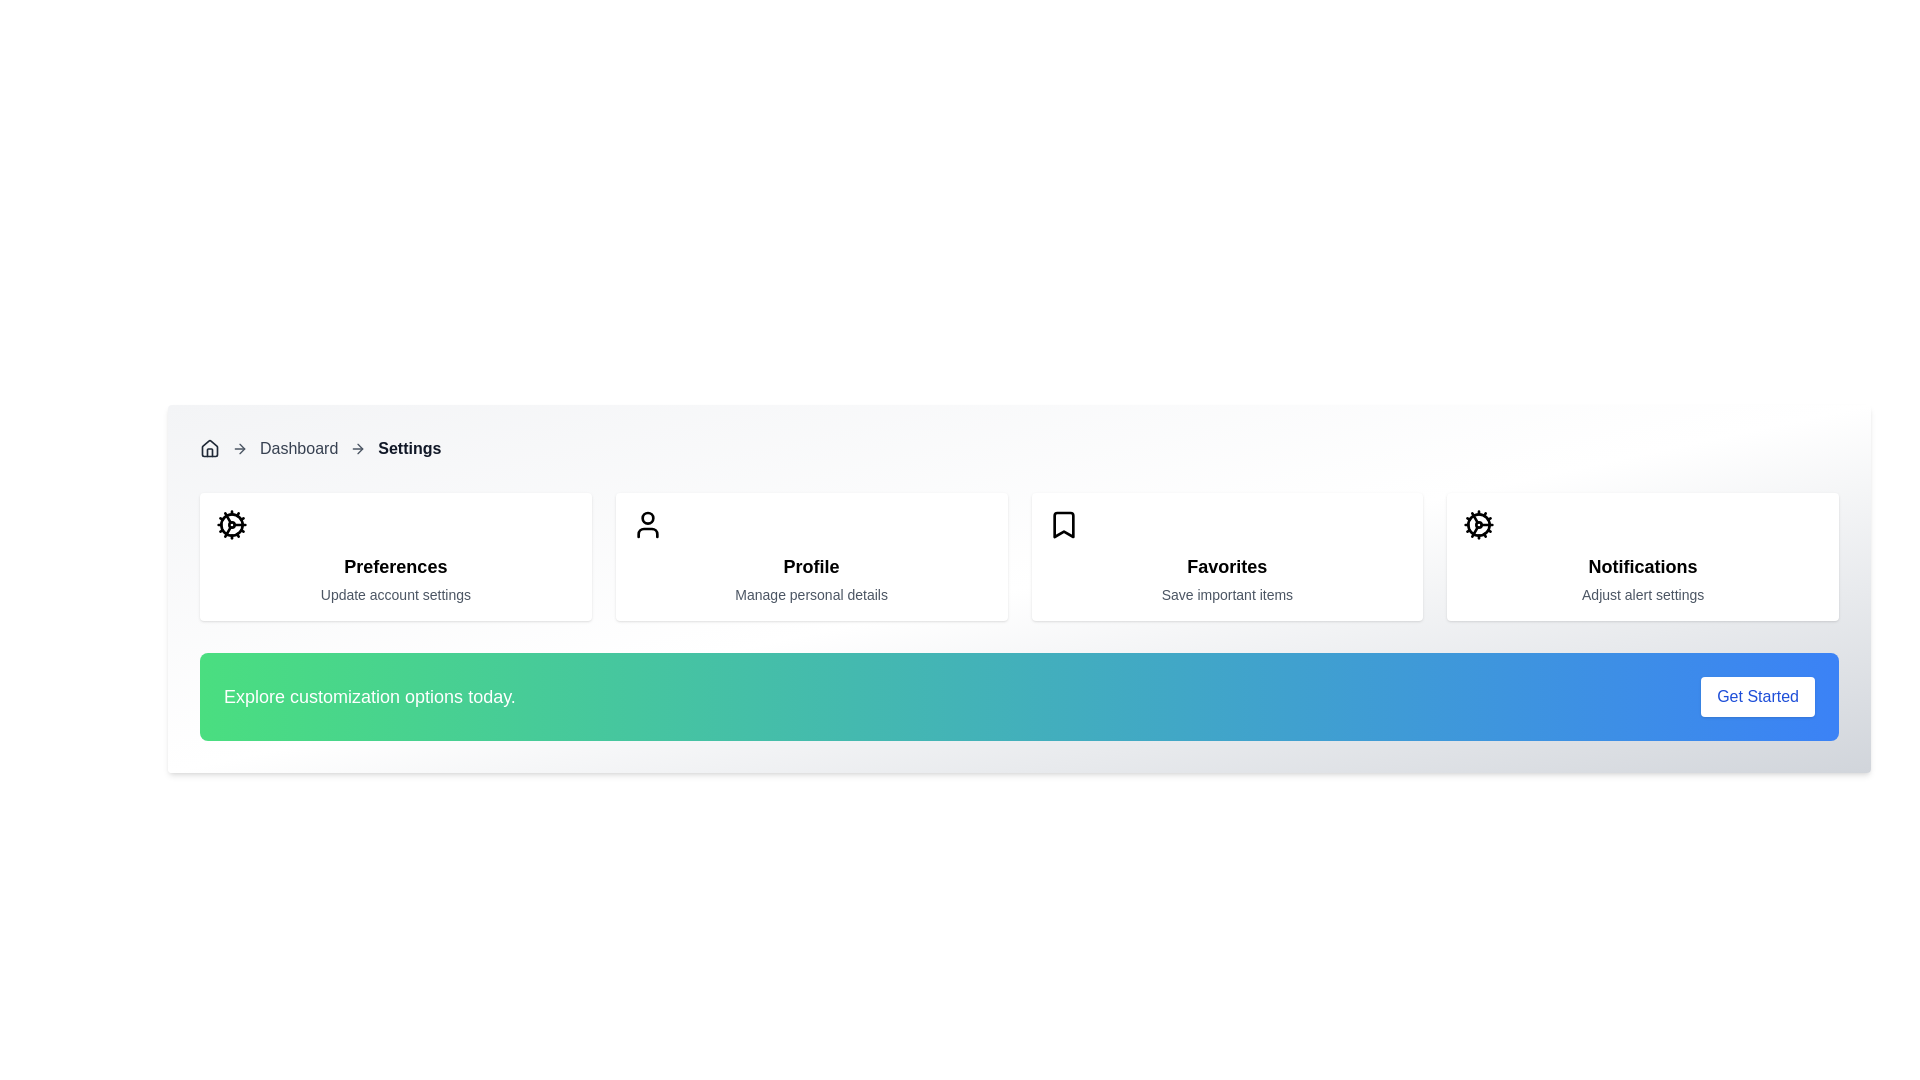 This screenshot has width=1920, height=1080. I want to click on the circular shape within the gear icon in the settings card labeled 'Preferences' located at the top left of the cards section, so click(231, 523).